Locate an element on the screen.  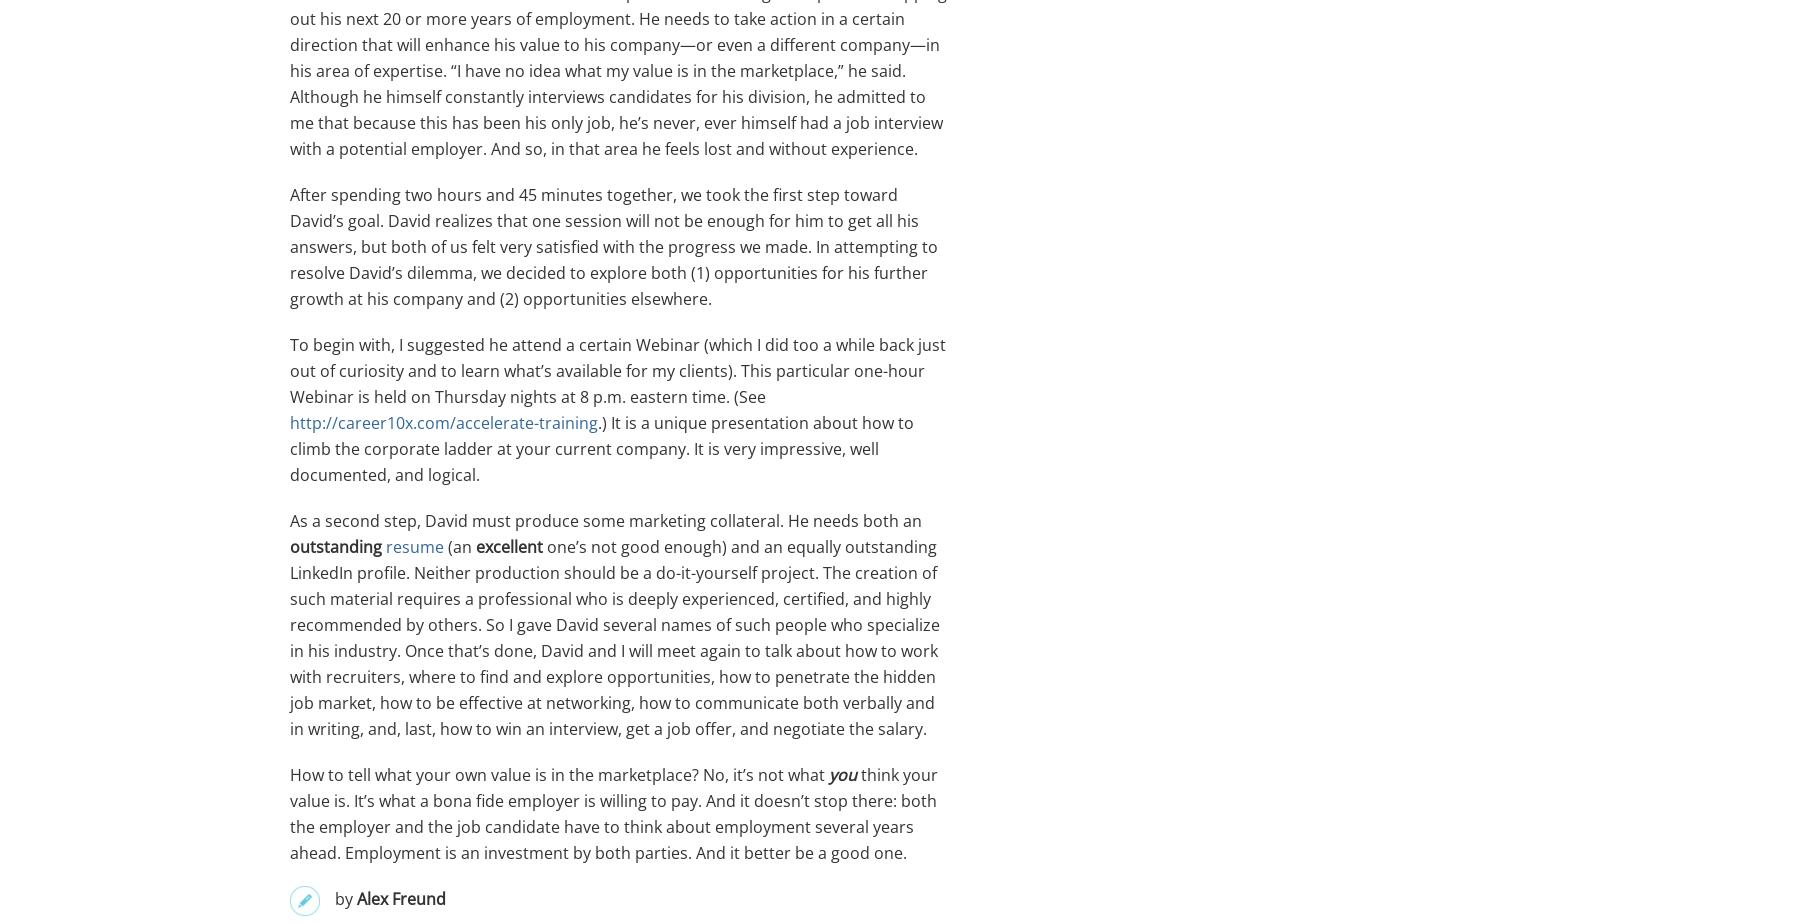
'Alex Freund' is located at coordinates (401, 898).